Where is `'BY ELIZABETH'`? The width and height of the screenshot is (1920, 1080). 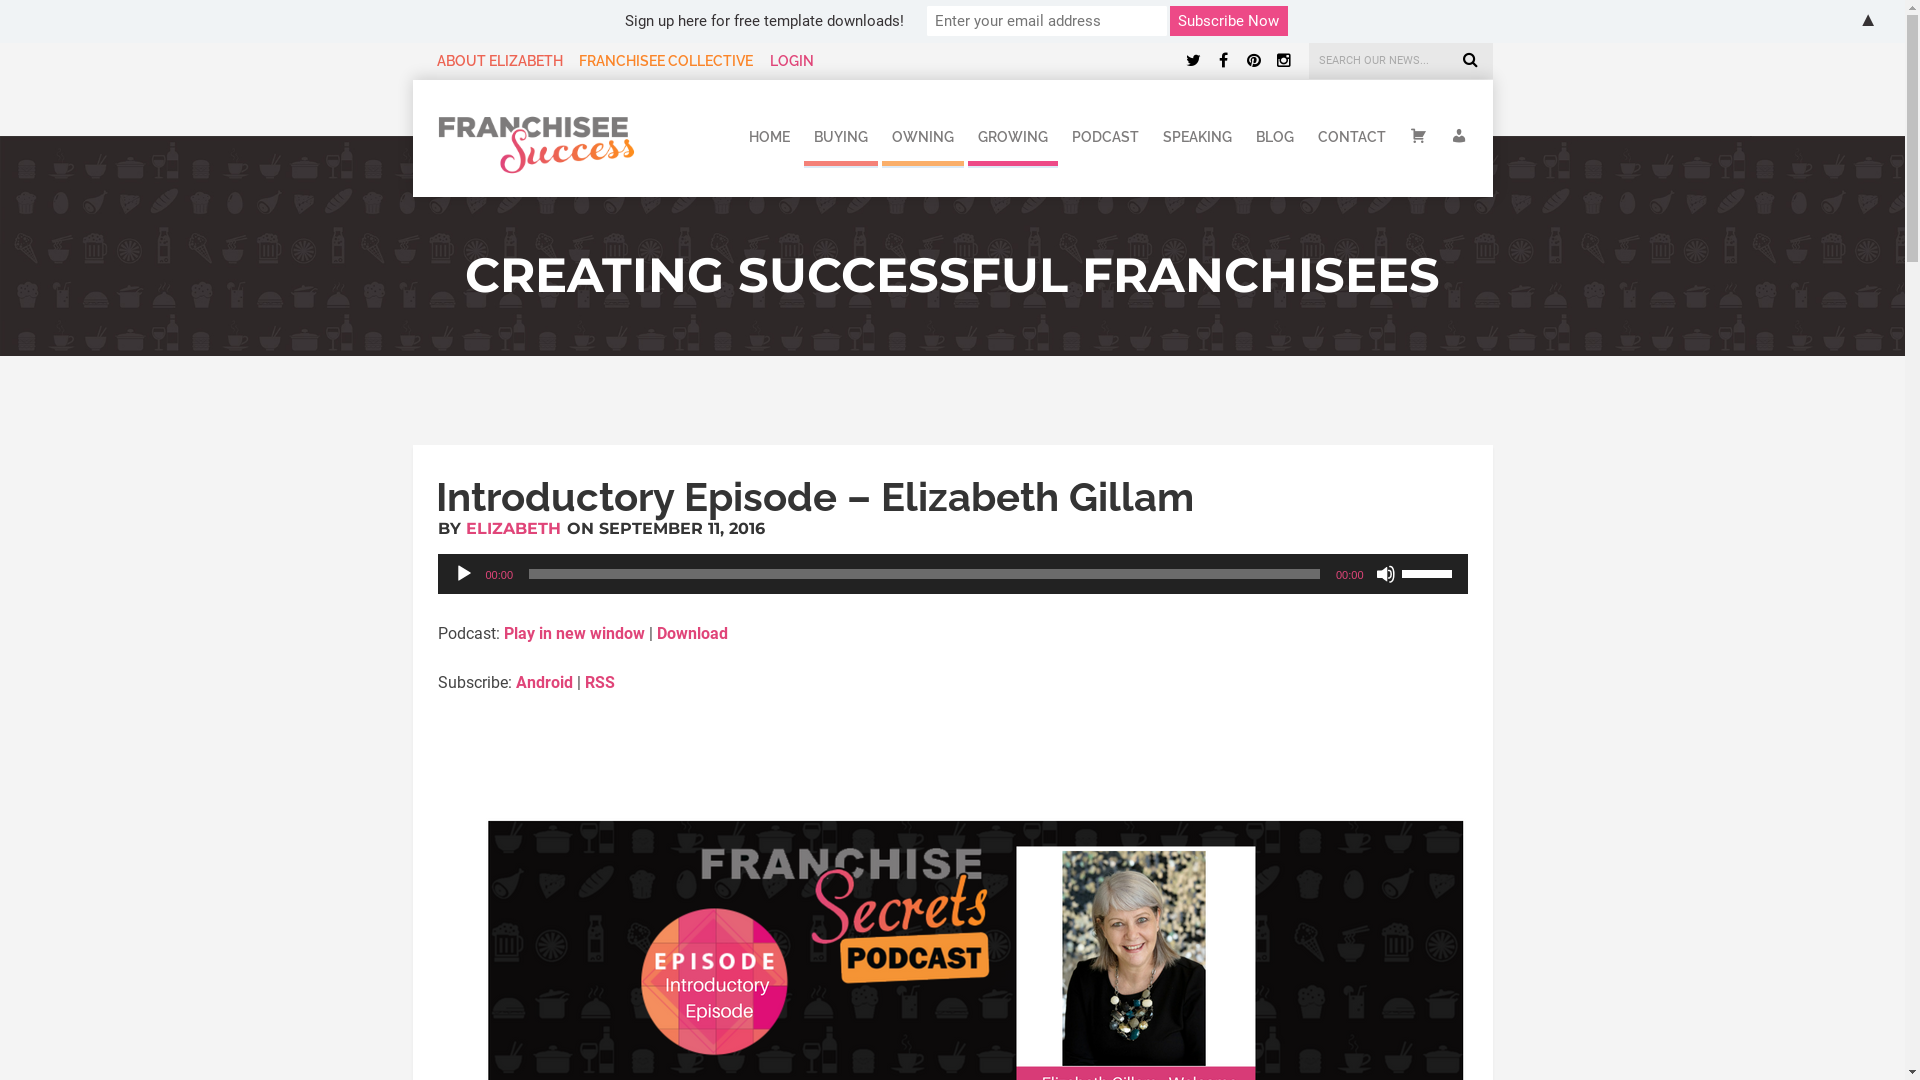 'BY ELIZABETH' is located at coordinates (499, 527).